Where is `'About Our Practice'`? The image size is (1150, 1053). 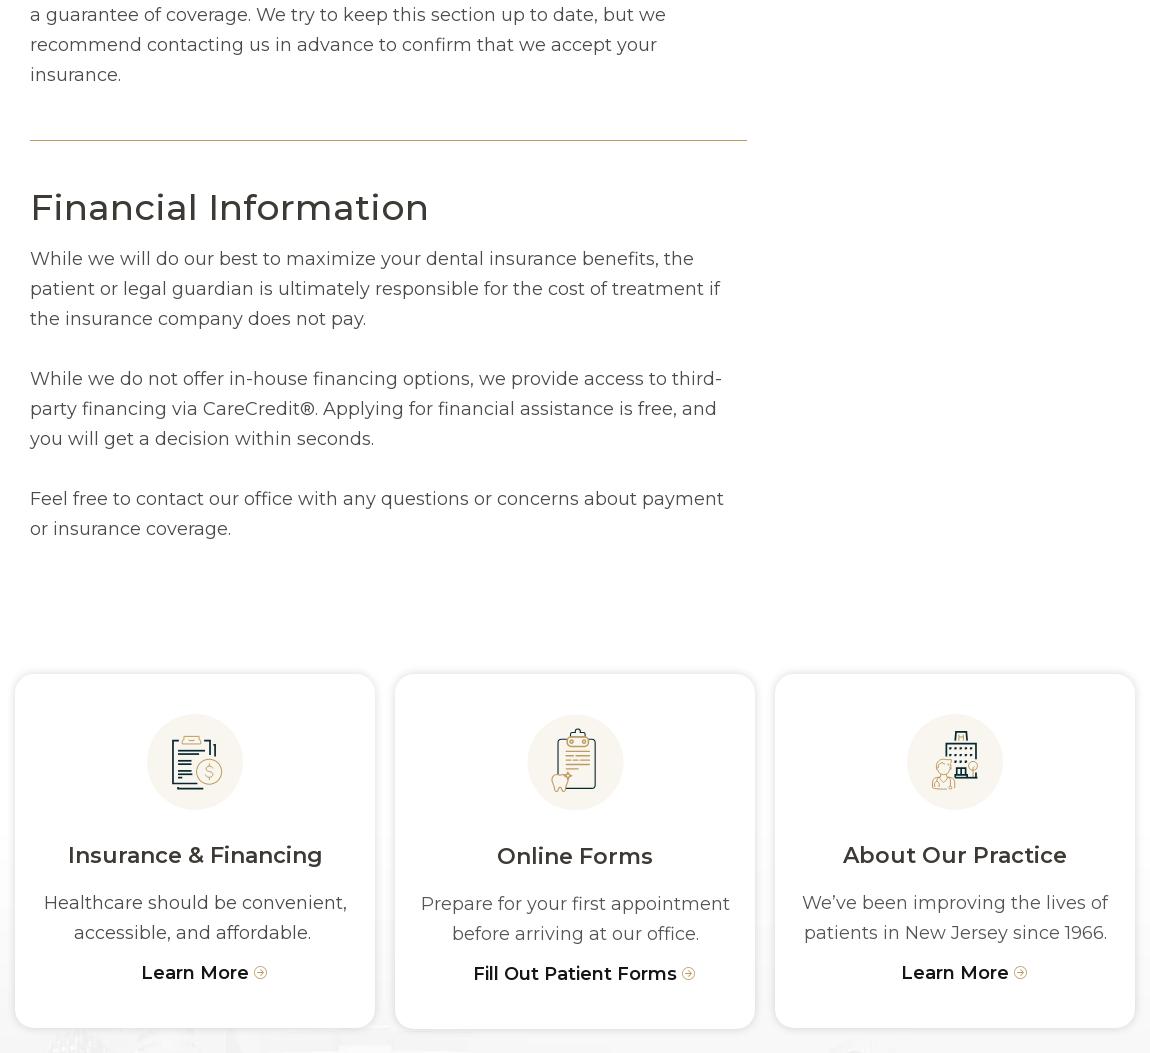
'About Our Practice' is located at coordinates (954, 854).